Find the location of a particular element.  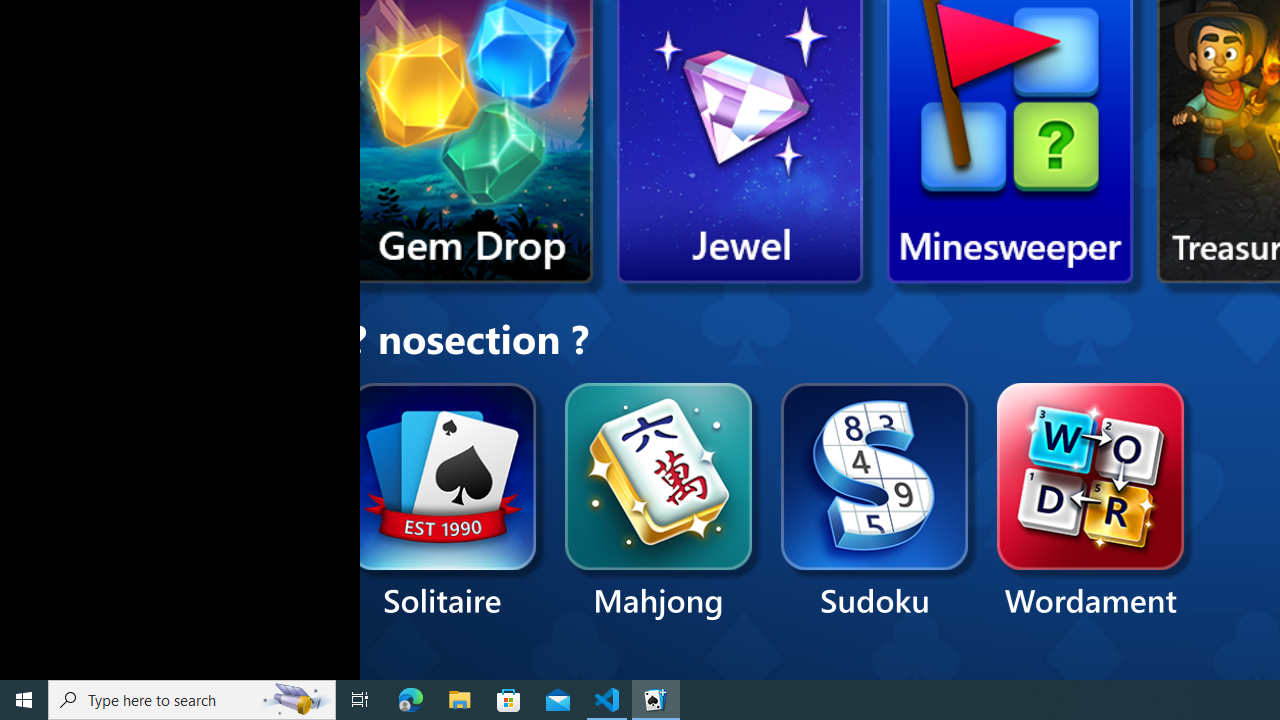

'Wordament' is located at coordinates (1089, 501).